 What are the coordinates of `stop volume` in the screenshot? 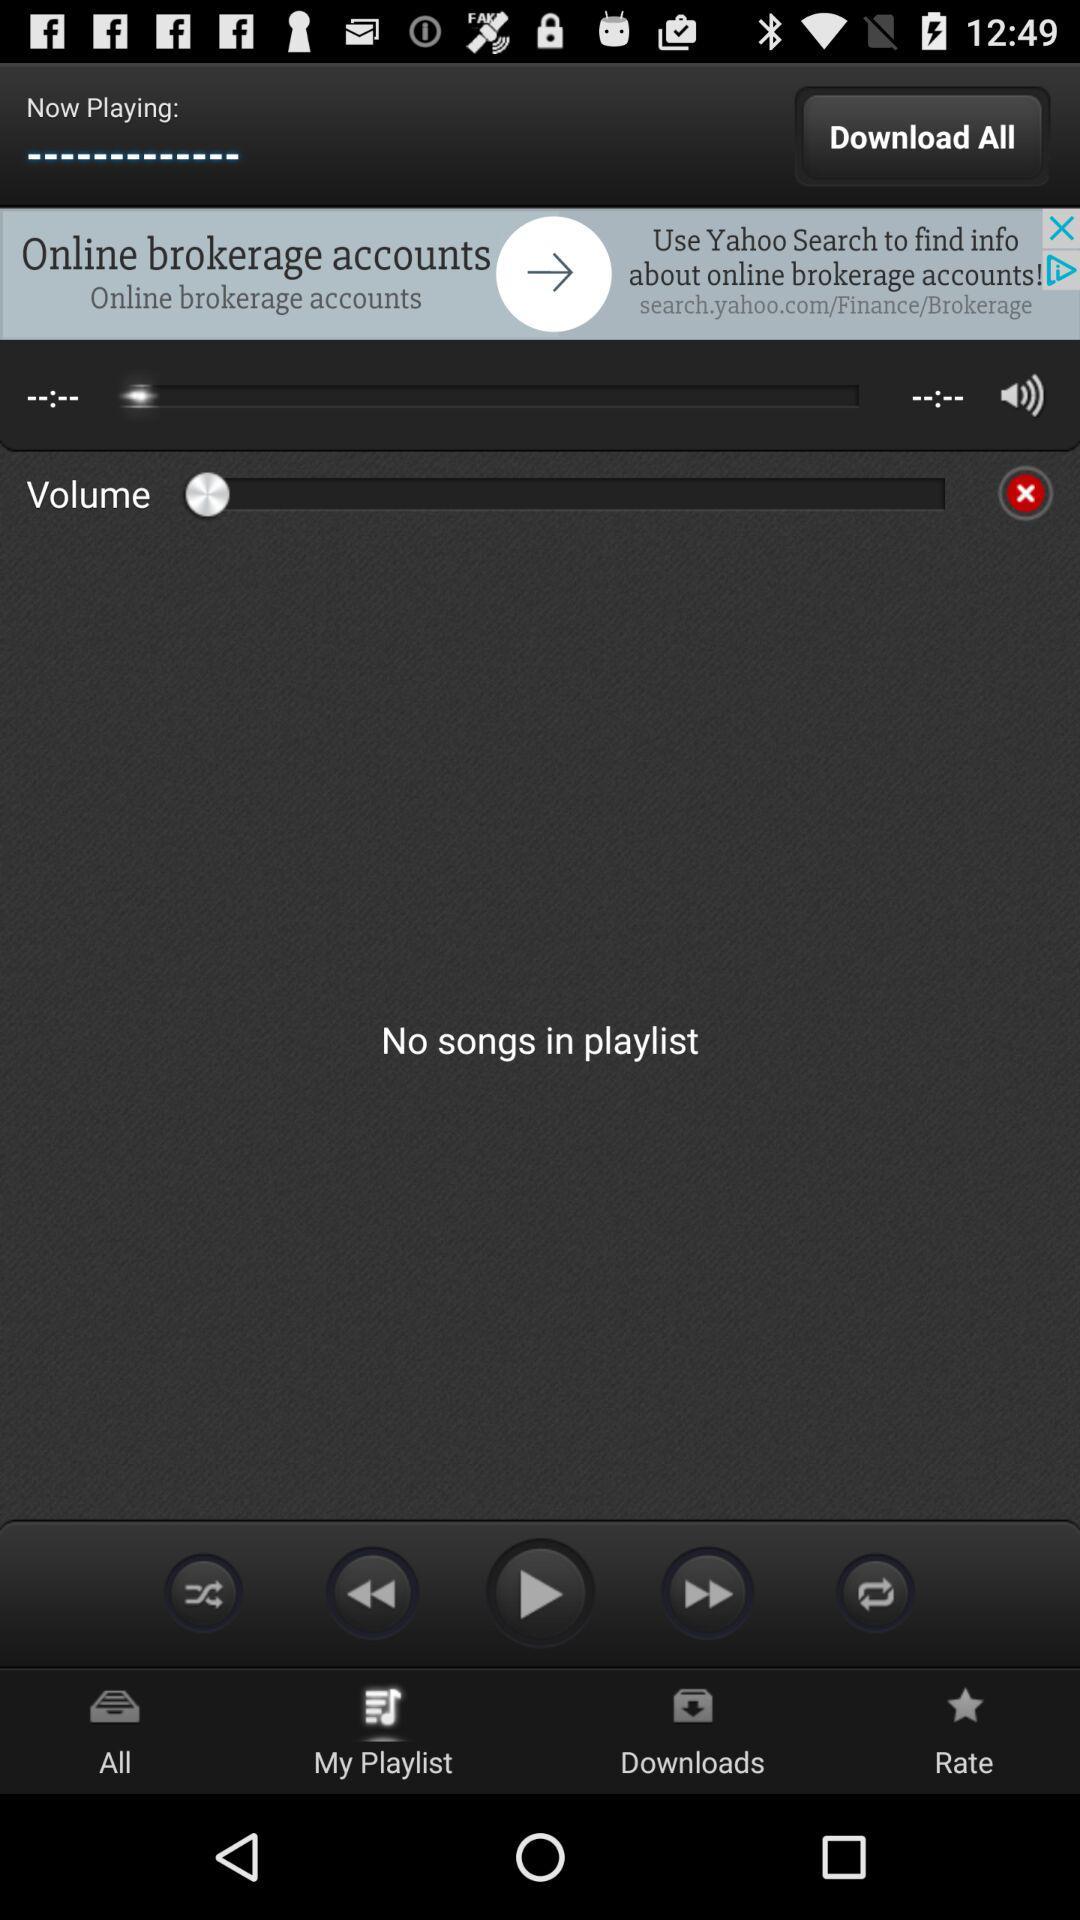 It's located at (1025, 493).